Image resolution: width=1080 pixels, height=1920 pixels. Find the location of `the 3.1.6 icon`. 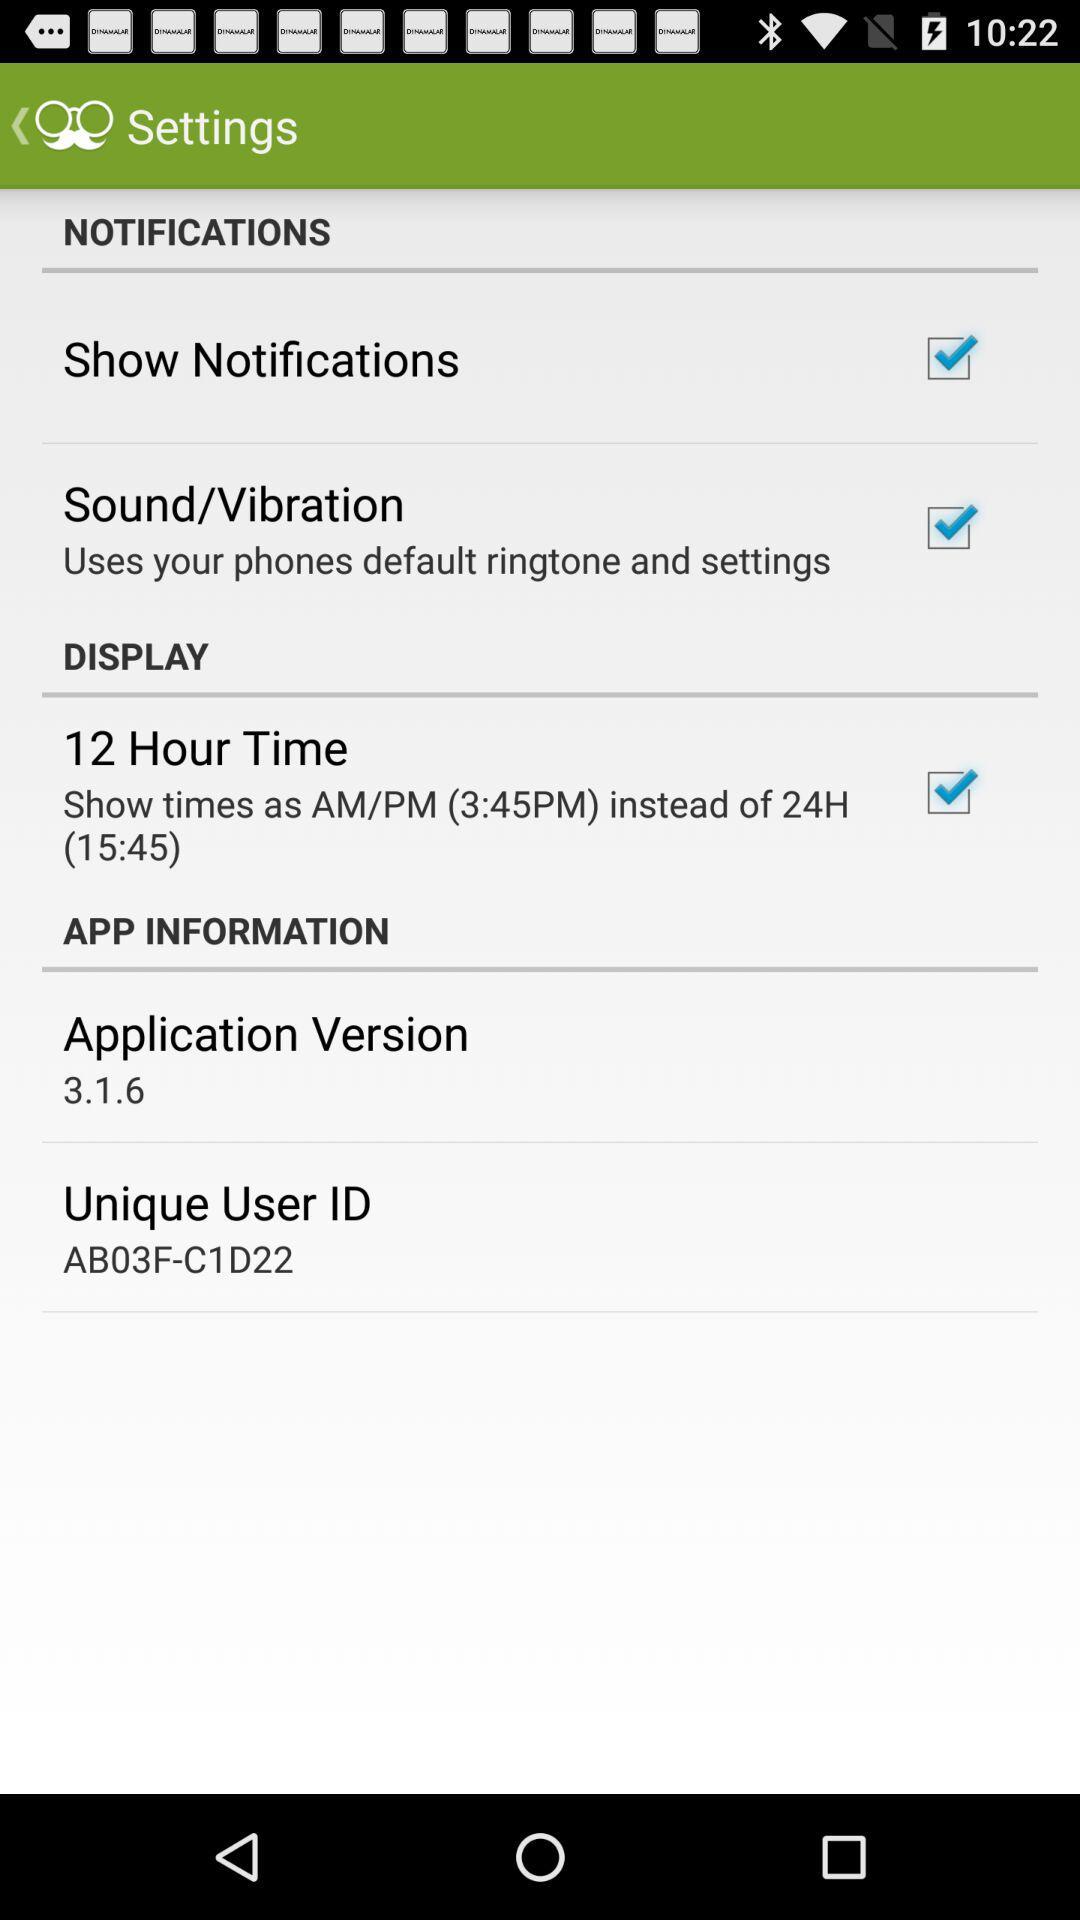

the 3.1.6 icon is located at coordinates (104, 1088).